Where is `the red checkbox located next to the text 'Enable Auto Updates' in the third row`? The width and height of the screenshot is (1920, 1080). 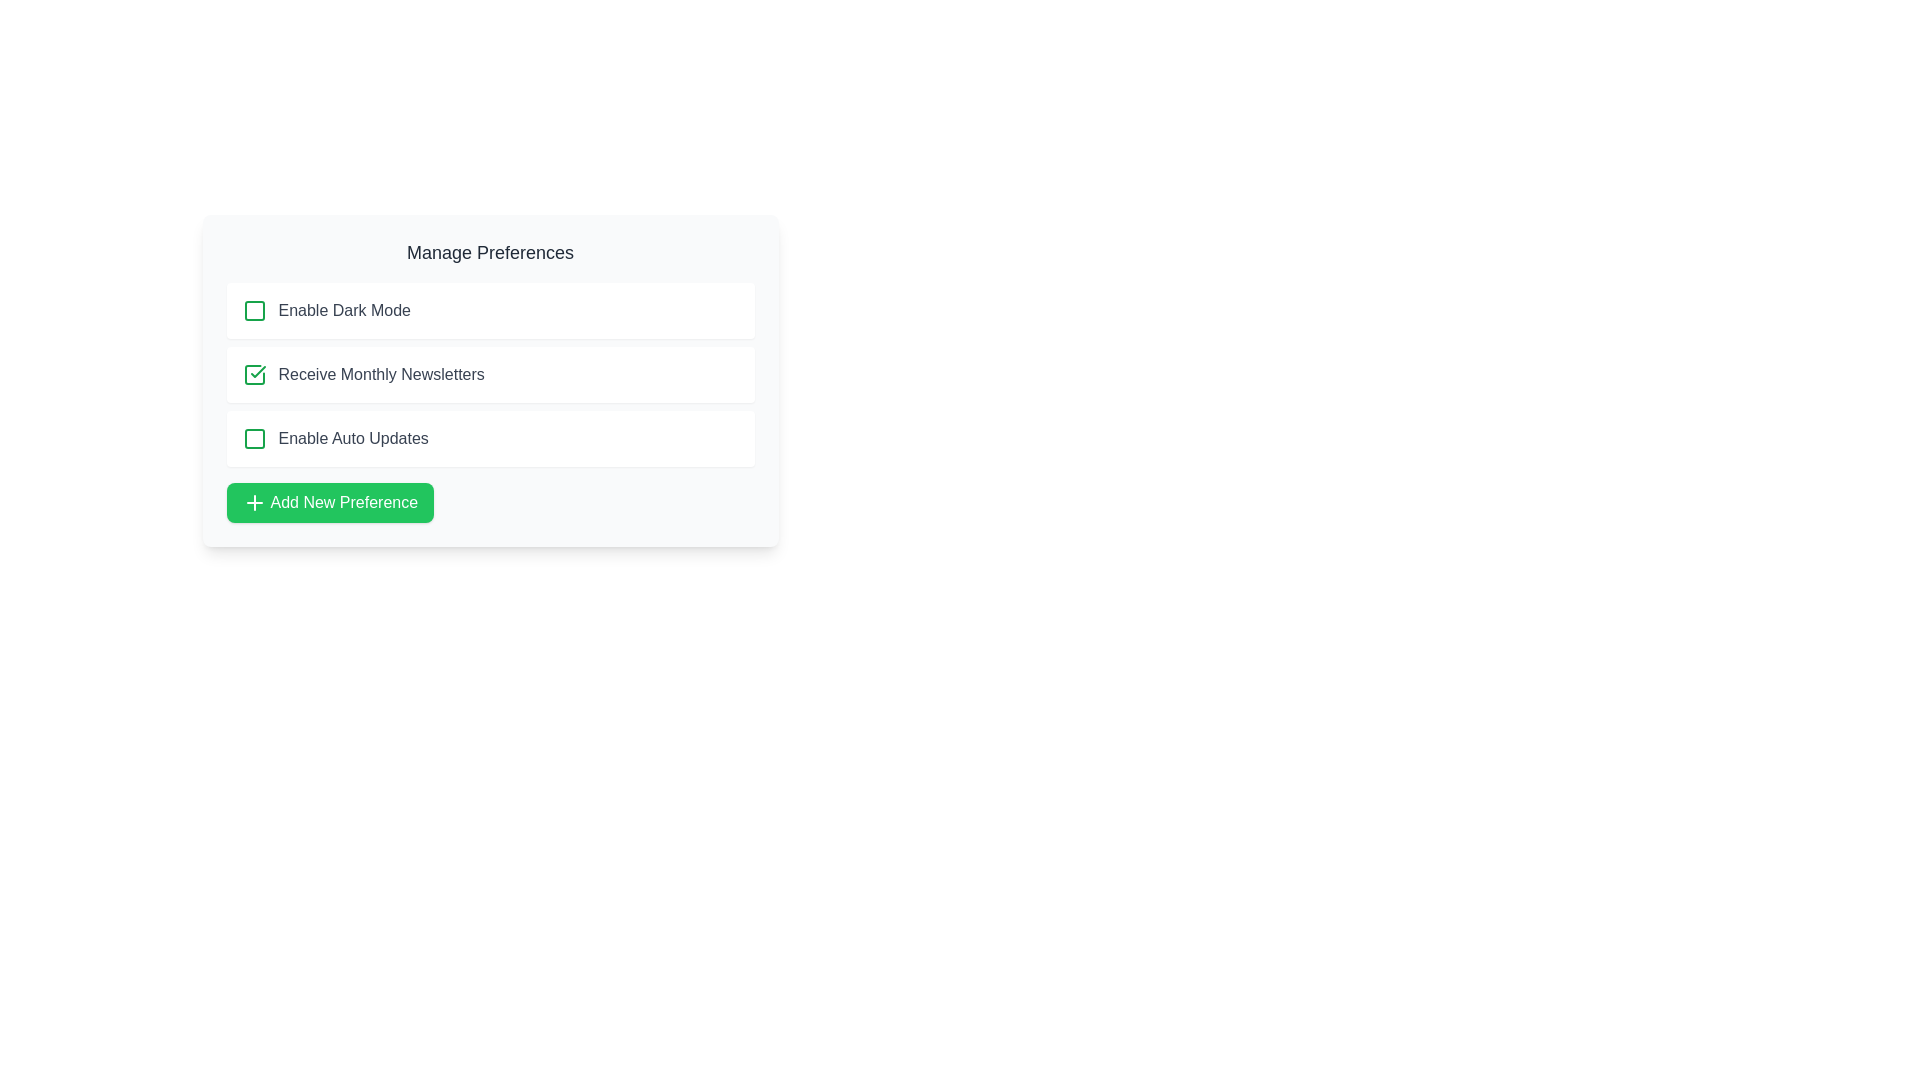
the red checkbox located next to the text 'Enable Auto Updates' in the third row is located at coordinates (253, 438).